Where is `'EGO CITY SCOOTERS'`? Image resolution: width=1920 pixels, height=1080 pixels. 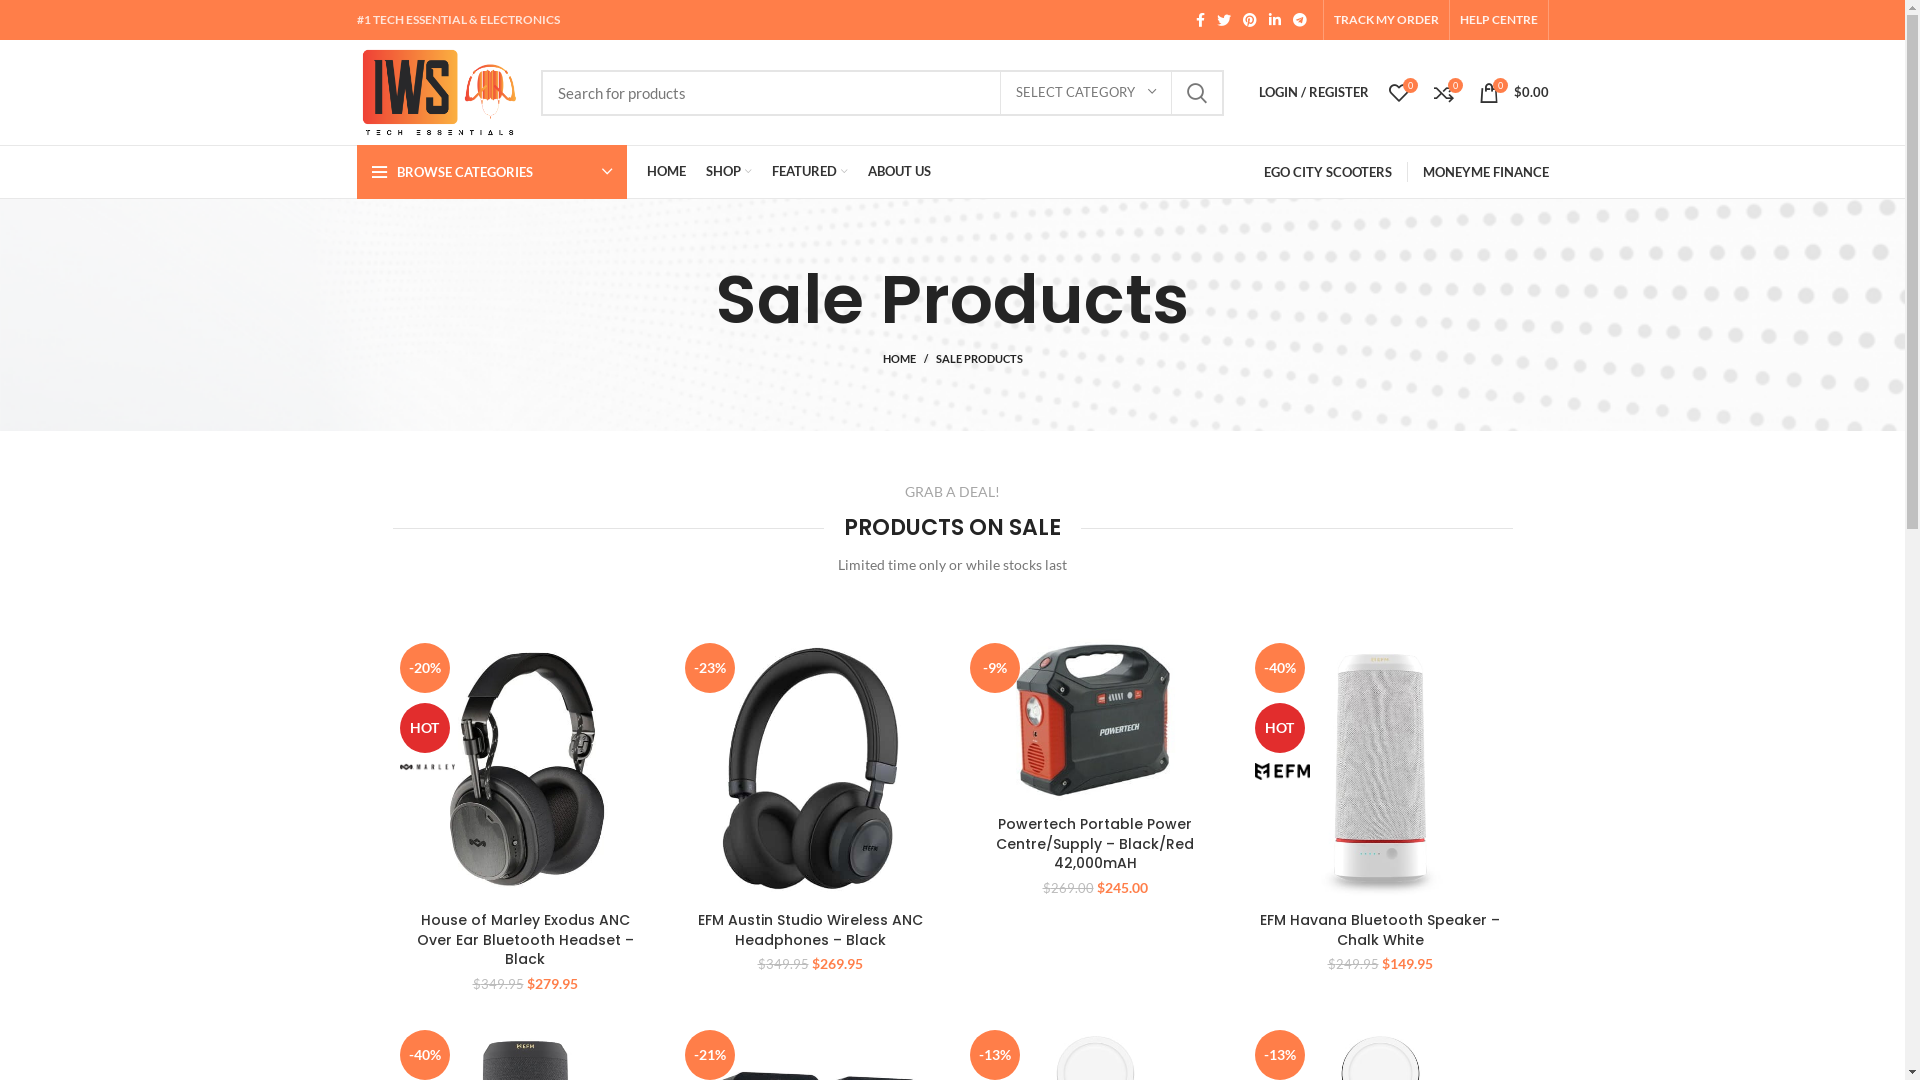
'EGO CITY SCOOTERS' is located at coordinates (1328, 171).